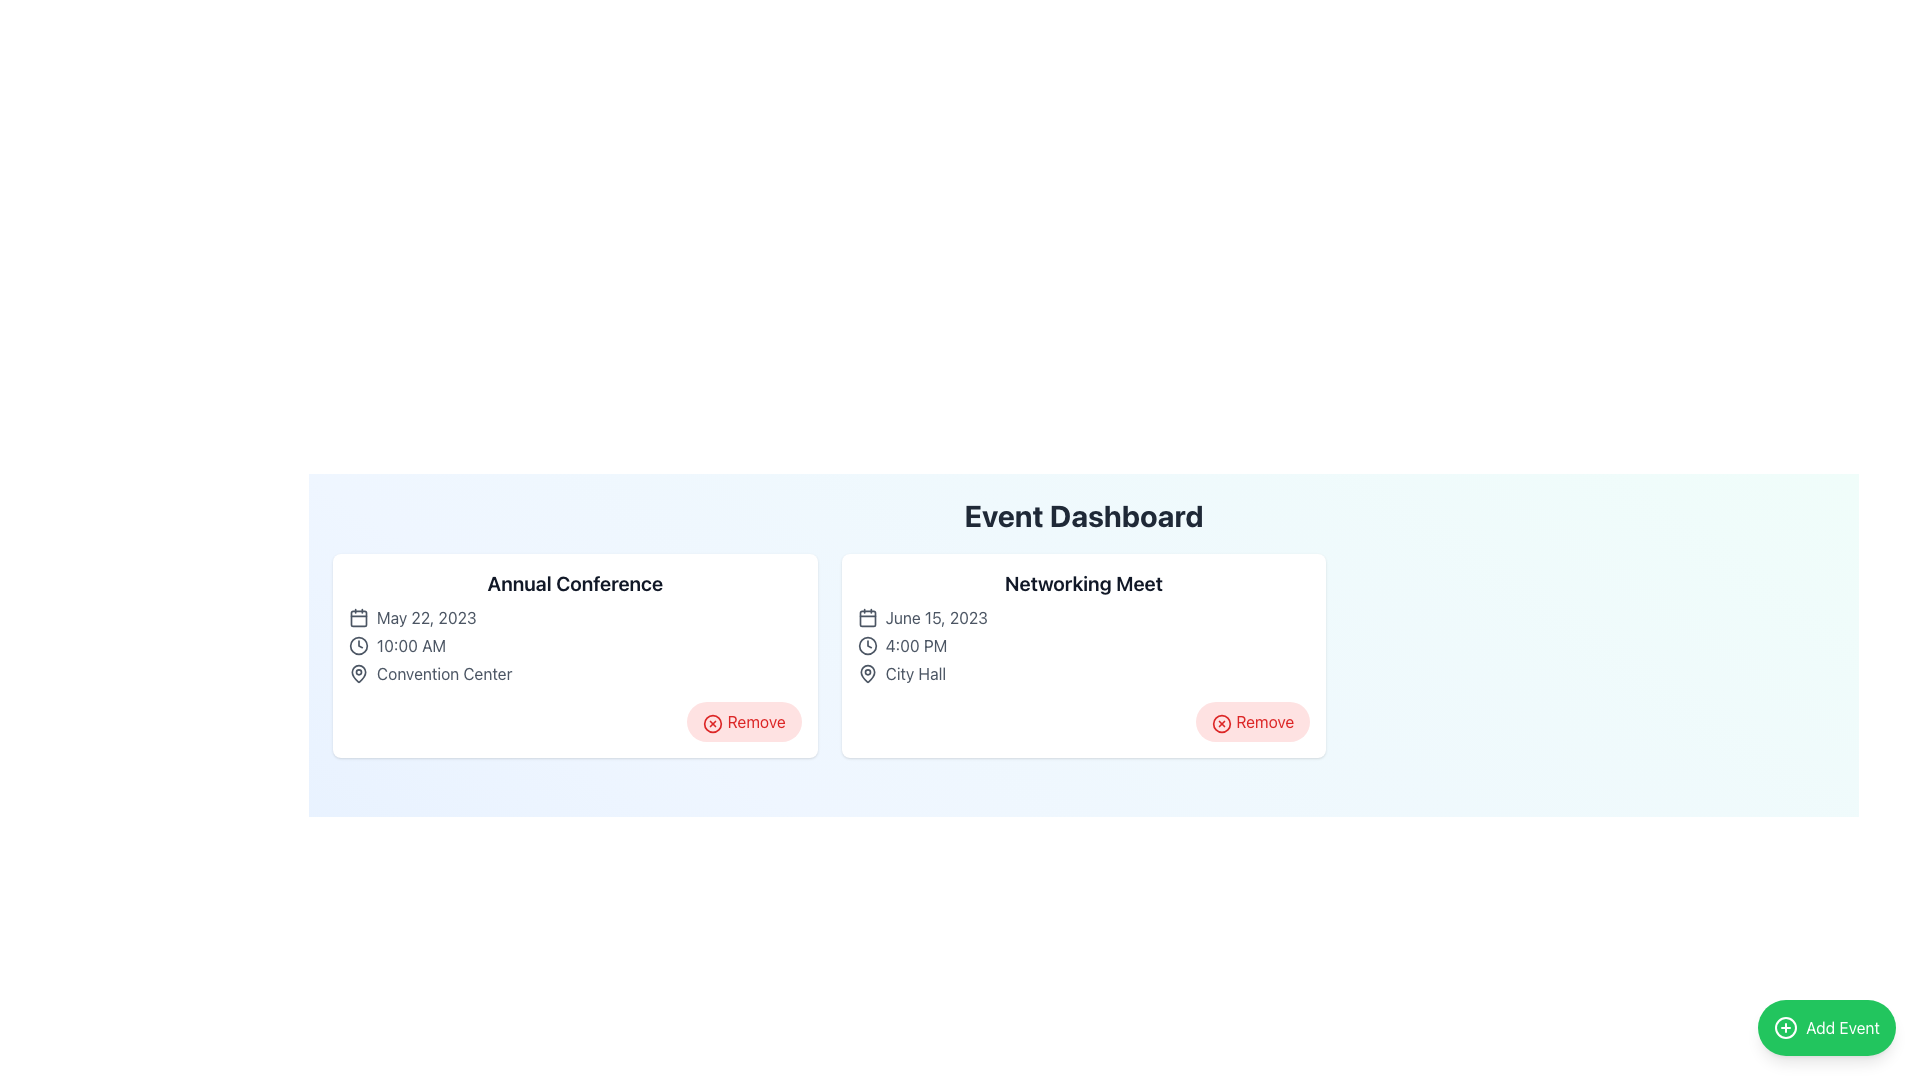 The image size is (1920, 1080). What do you see at coordinates (867, 645) in the screenshot?
I see `the circle shape representing the analog clock icon within the 'Networking Meet' card in the Event Dashboard` at bounding box center [867, 645].